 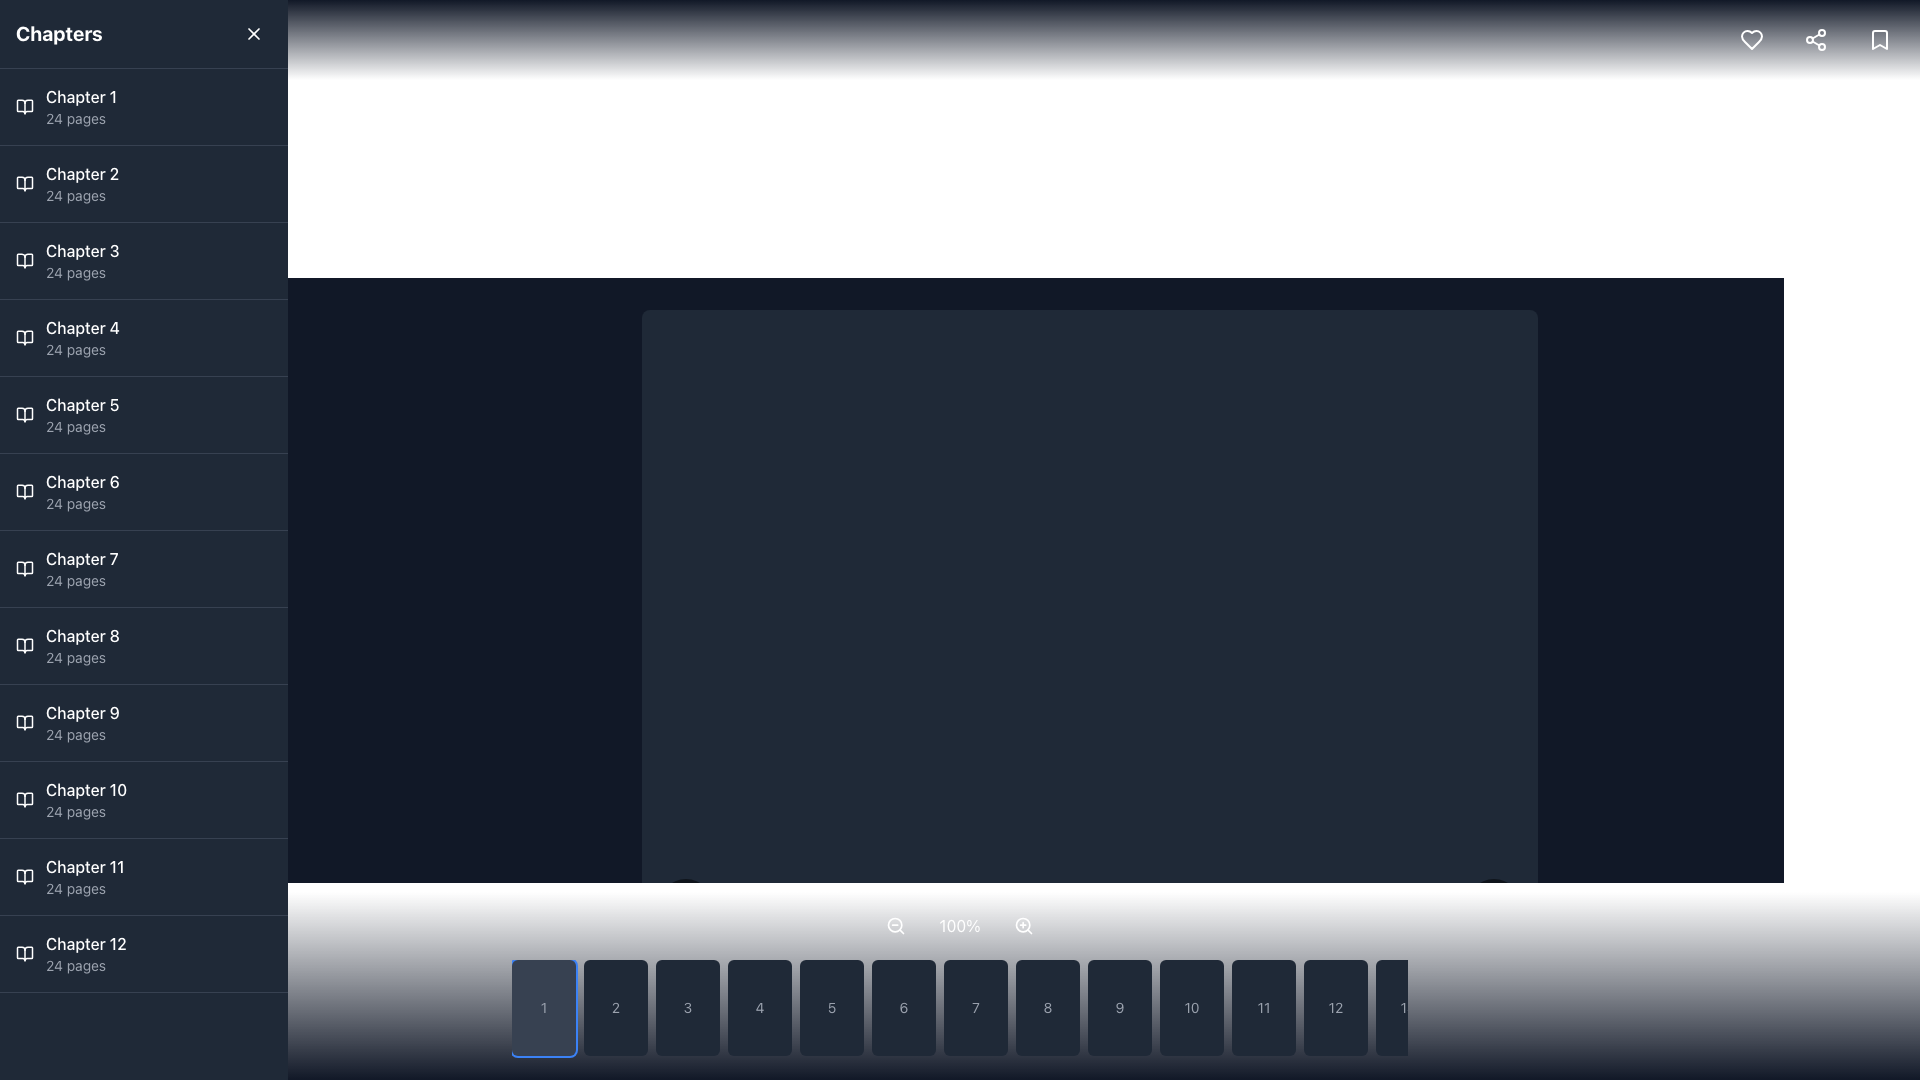 What do you see at coordinates (1815, 39) in the screenshot?
I see `the share button located in the top-right corner of the interface, which is the second button in a horizontal sequence of three buttons` at bounding box center [1815, 39].